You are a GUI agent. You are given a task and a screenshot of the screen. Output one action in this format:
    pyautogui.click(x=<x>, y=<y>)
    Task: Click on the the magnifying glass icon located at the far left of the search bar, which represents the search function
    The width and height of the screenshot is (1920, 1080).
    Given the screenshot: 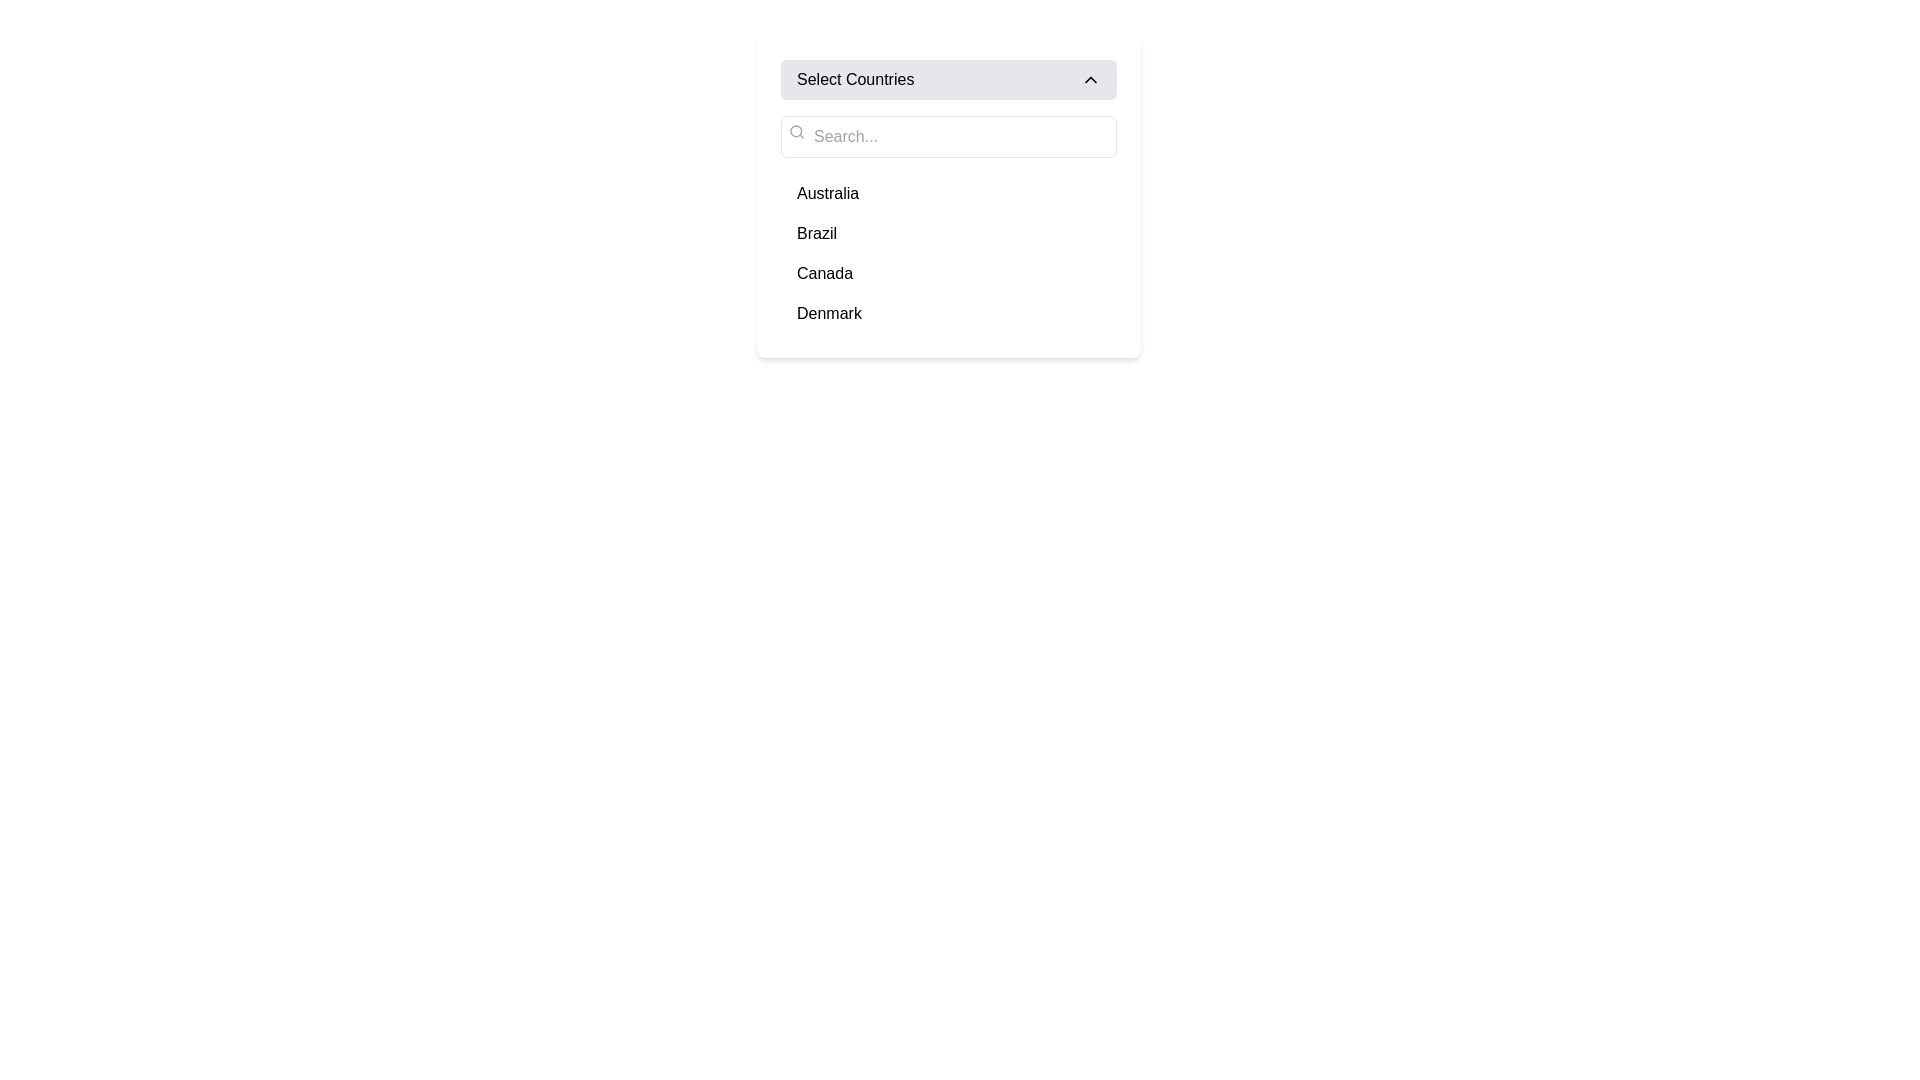 What is the action you would take?
    pyautogui.click(x=795, y=131)
    